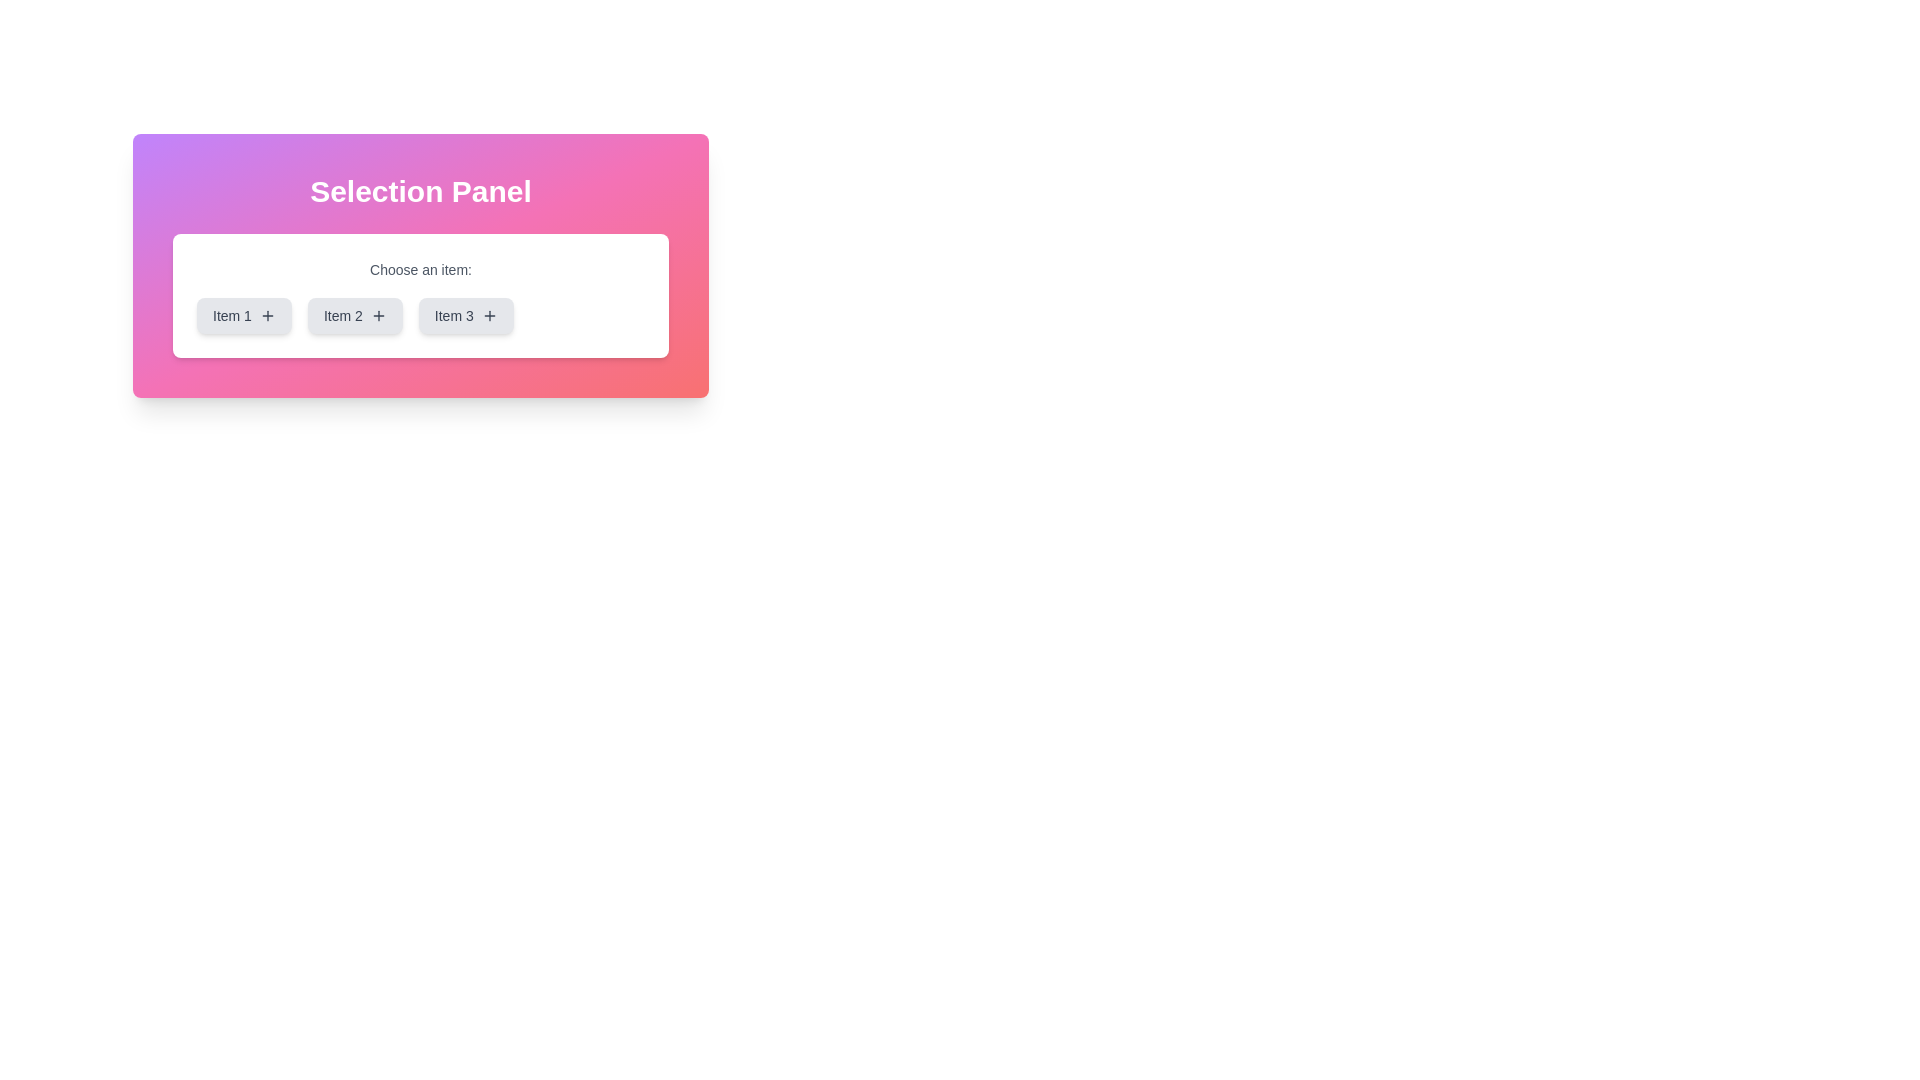 This screenshot has height=1080, width=1920. What do you see at coordinates (453, 315) in the screenshot?
I see `the text label displaying 'Item 3', which is the textual part of the rightmost button in a horizontal list of three buttons, located in the 'Selection Panel'` at bounding box center [453, 315].